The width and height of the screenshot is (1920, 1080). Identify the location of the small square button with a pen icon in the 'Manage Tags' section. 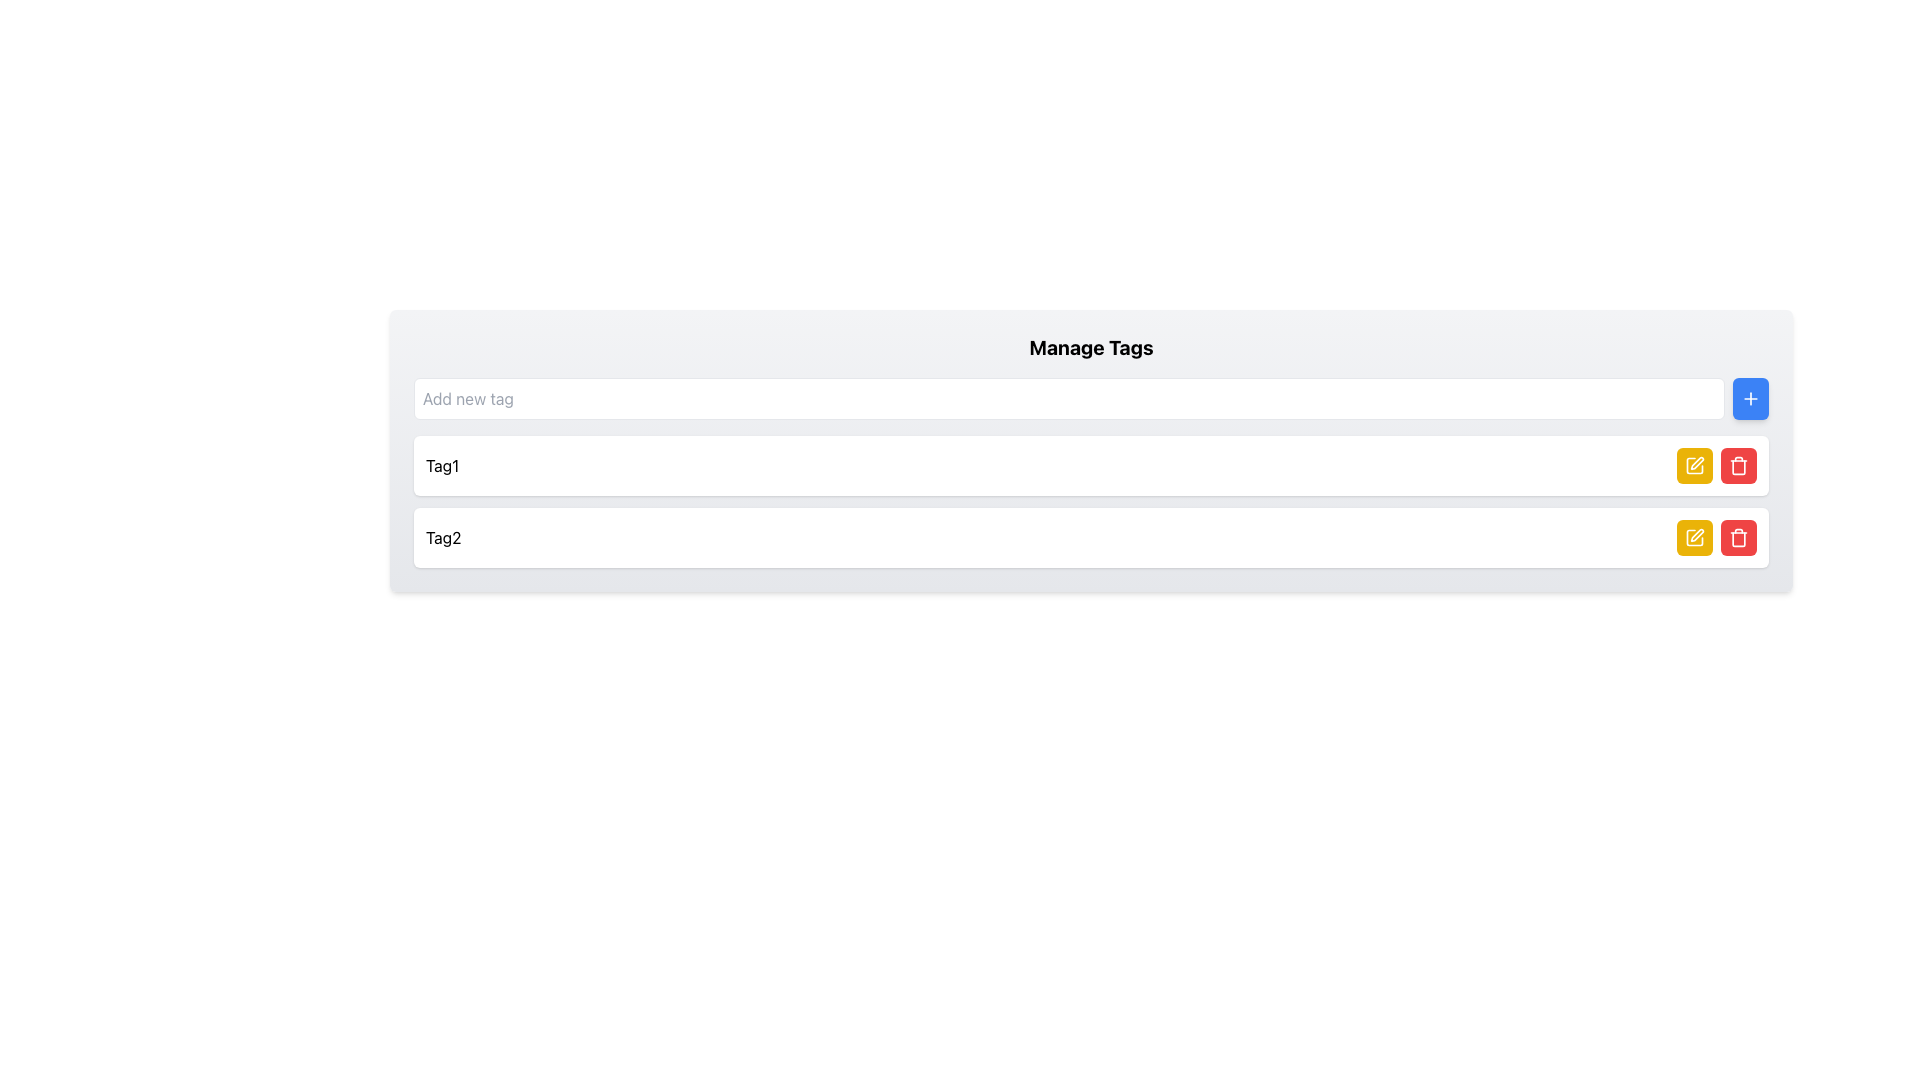
(1696, 463).